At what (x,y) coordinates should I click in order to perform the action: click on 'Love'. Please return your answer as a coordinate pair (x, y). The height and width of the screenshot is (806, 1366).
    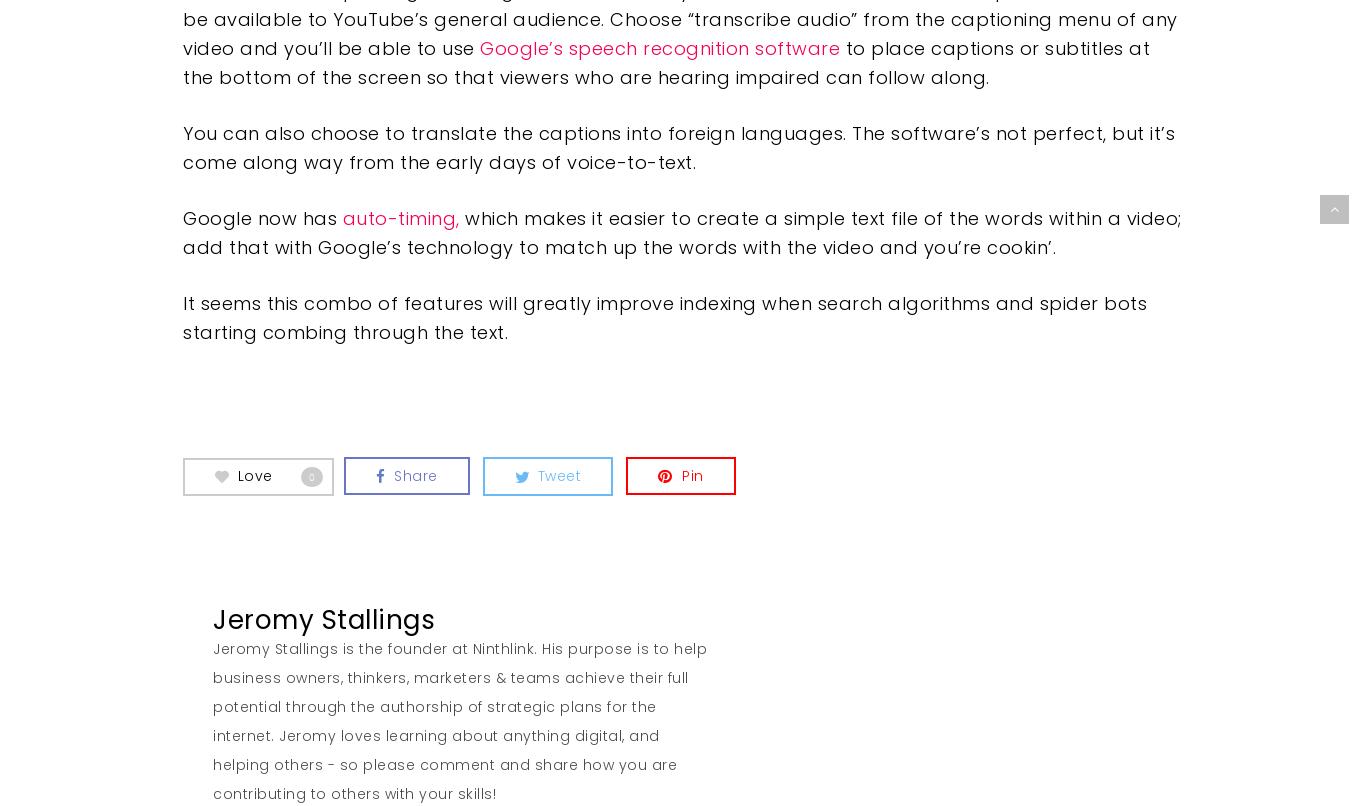
    Looking at the image, I should click on (254, 473).